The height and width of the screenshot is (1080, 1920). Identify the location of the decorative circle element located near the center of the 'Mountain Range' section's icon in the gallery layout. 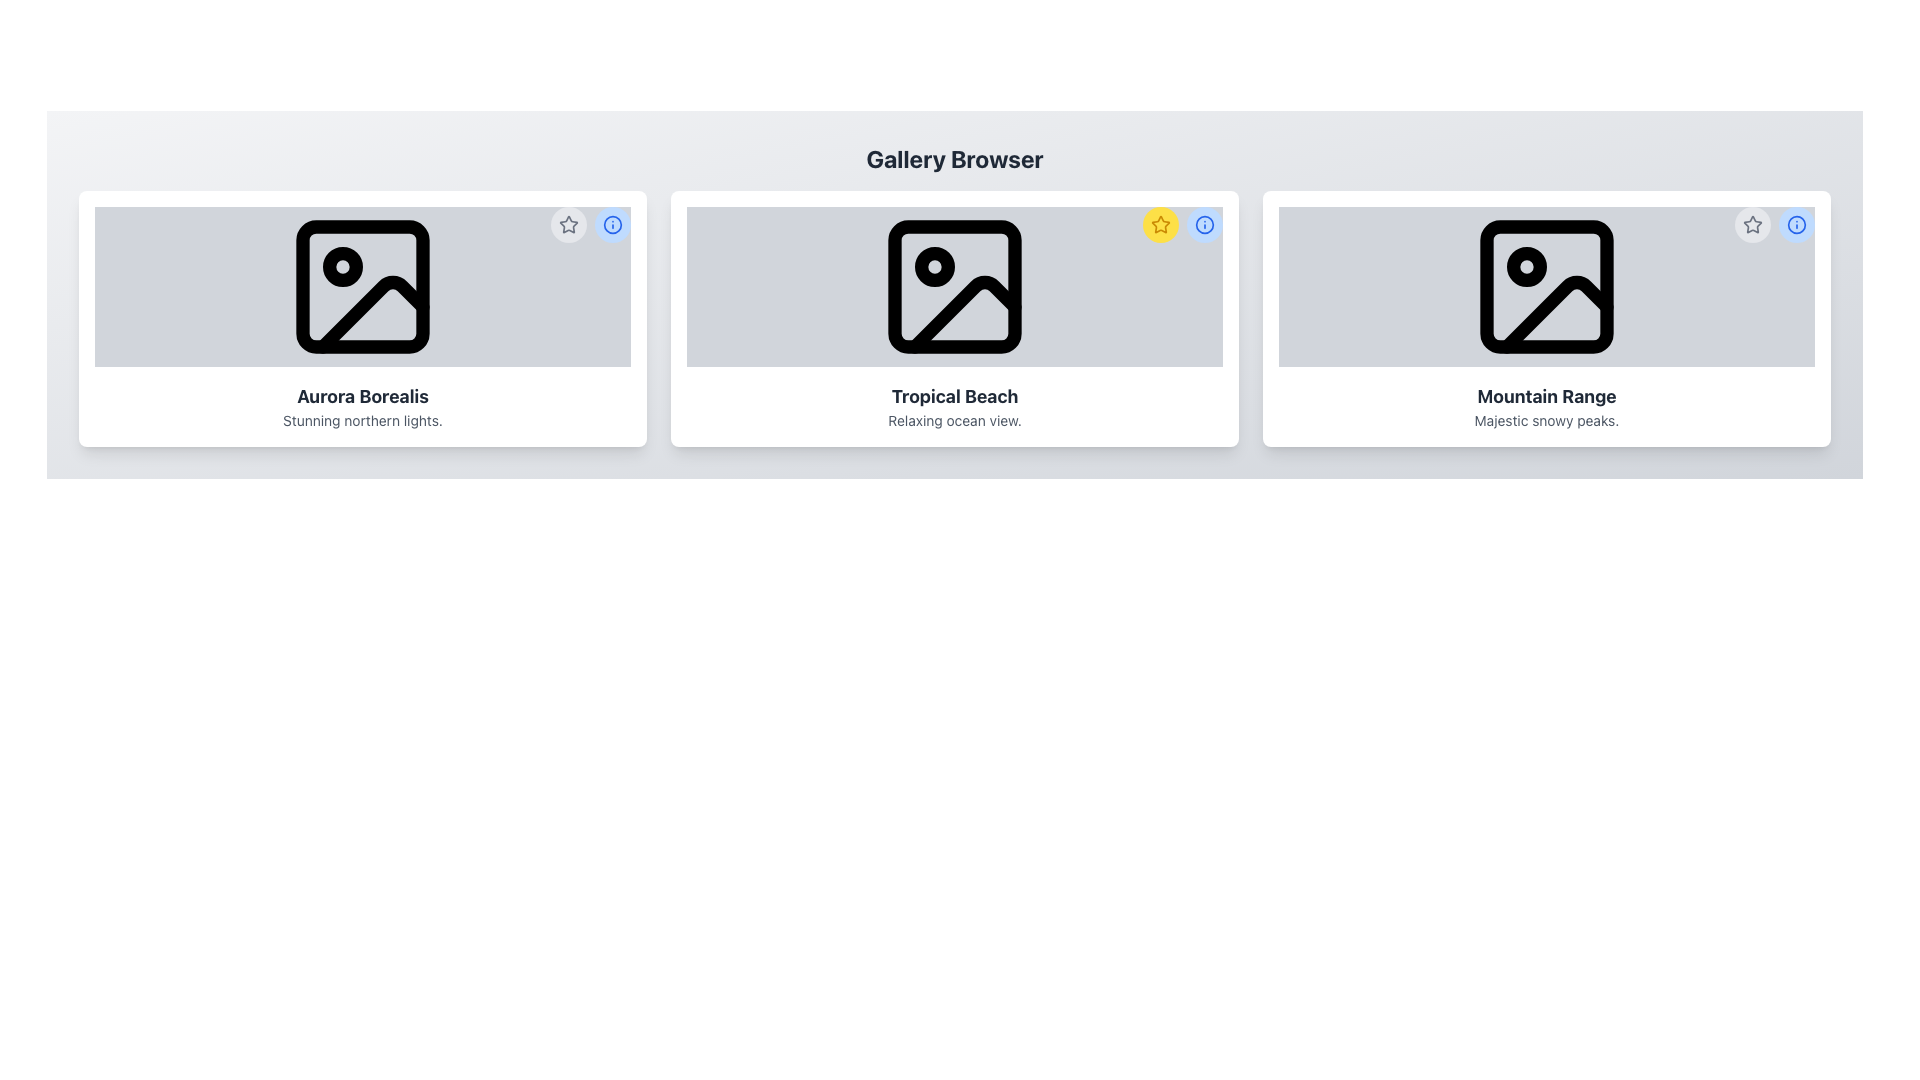
(1525, 265).